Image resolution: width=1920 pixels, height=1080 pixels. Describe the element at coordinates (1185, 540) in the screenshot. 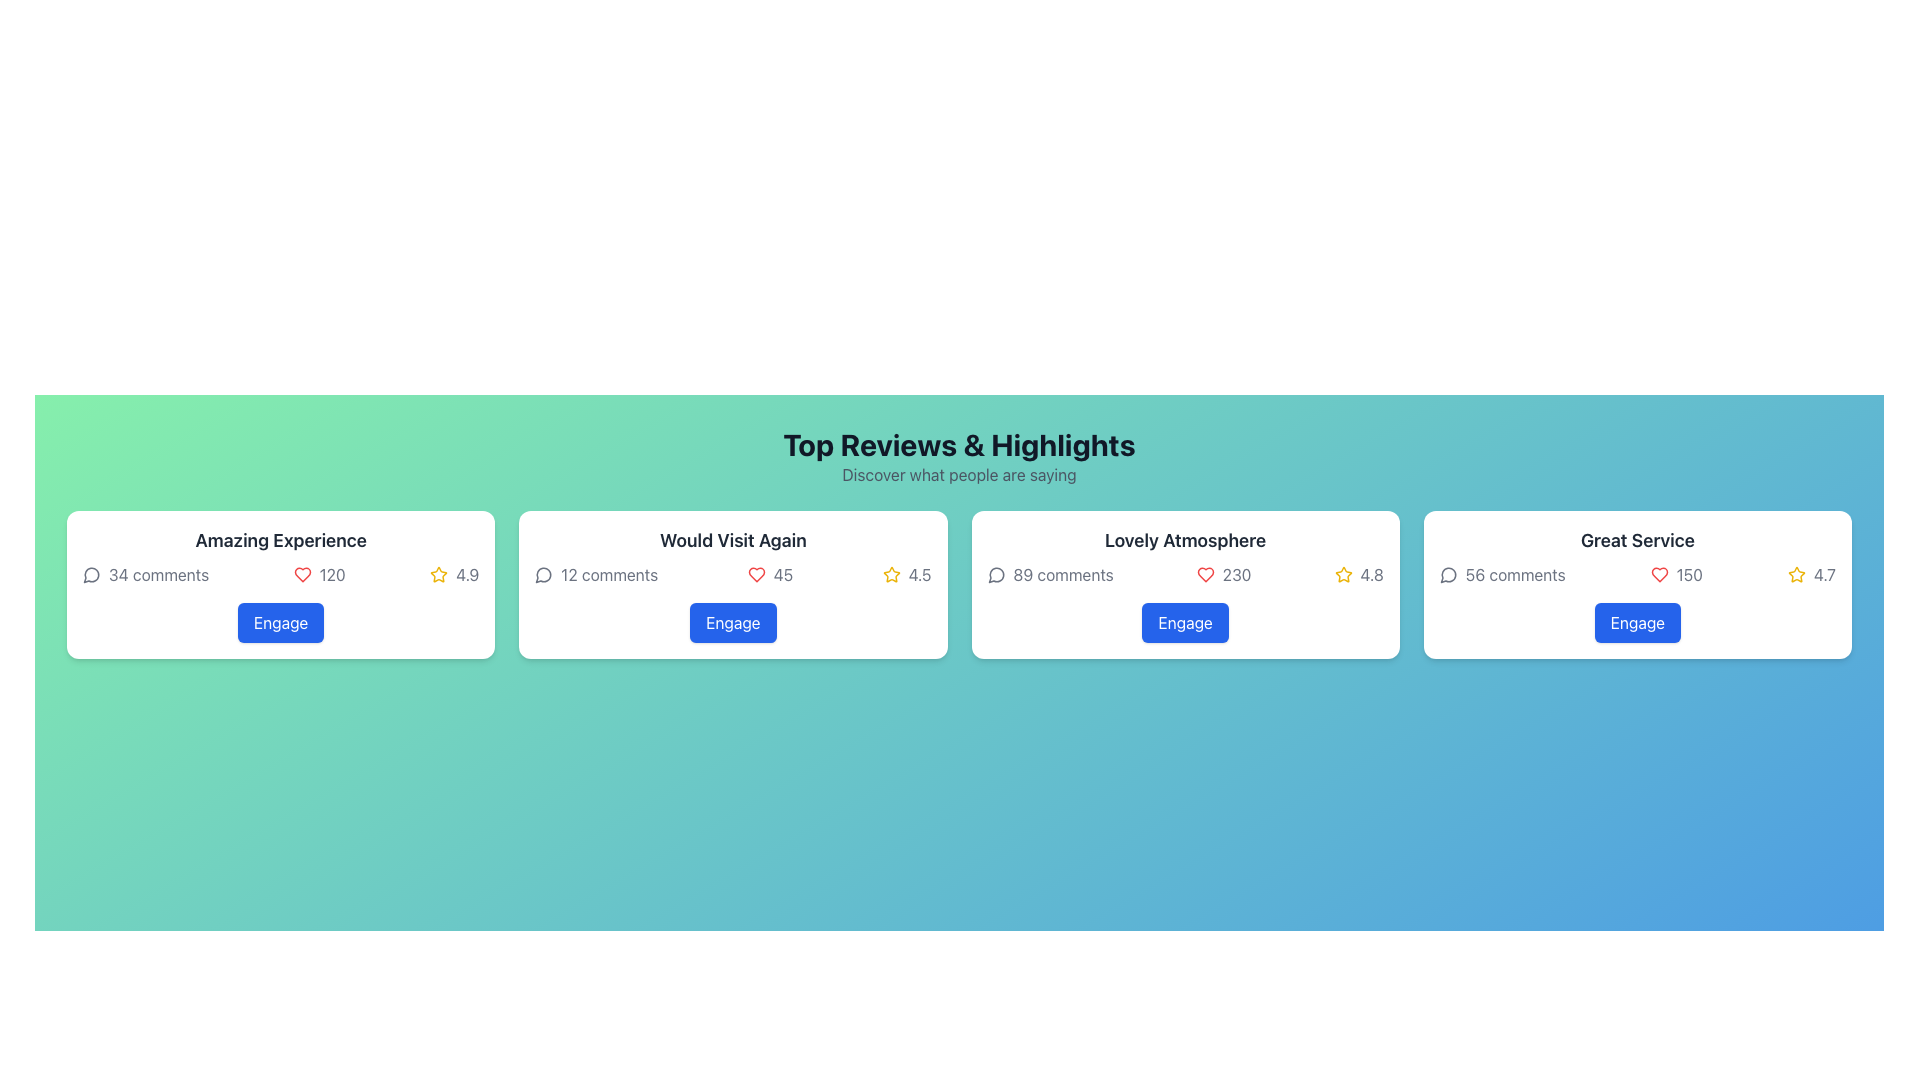

I see `the Text Display element that serves as a title or summary for the content of the card, located near the top of a card in the third column of a horizontally aligned grid, between 'Would Visit Again' and 'Great Service'` at that location.